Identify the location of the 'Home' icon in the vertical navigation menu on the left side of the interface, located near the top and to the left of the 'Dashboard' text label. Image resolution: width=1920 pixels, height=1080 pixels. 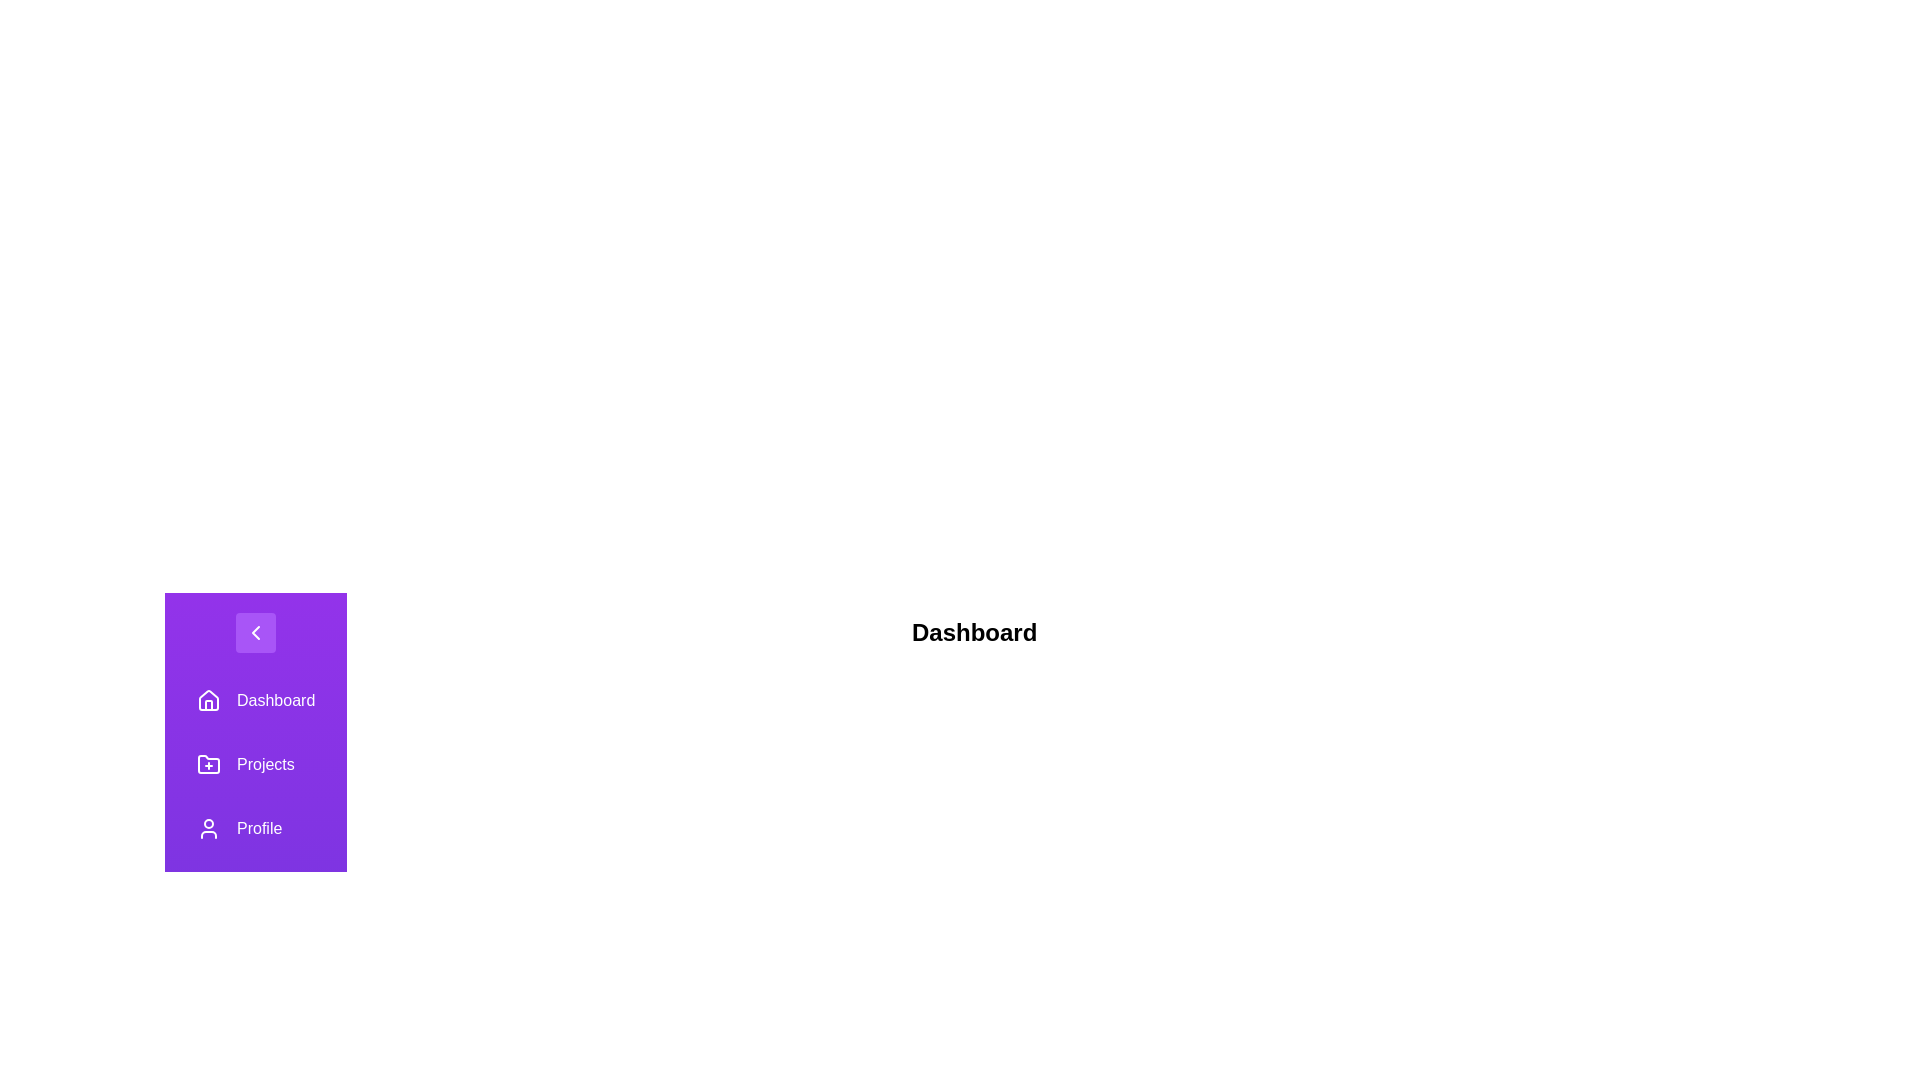
(209, 698).